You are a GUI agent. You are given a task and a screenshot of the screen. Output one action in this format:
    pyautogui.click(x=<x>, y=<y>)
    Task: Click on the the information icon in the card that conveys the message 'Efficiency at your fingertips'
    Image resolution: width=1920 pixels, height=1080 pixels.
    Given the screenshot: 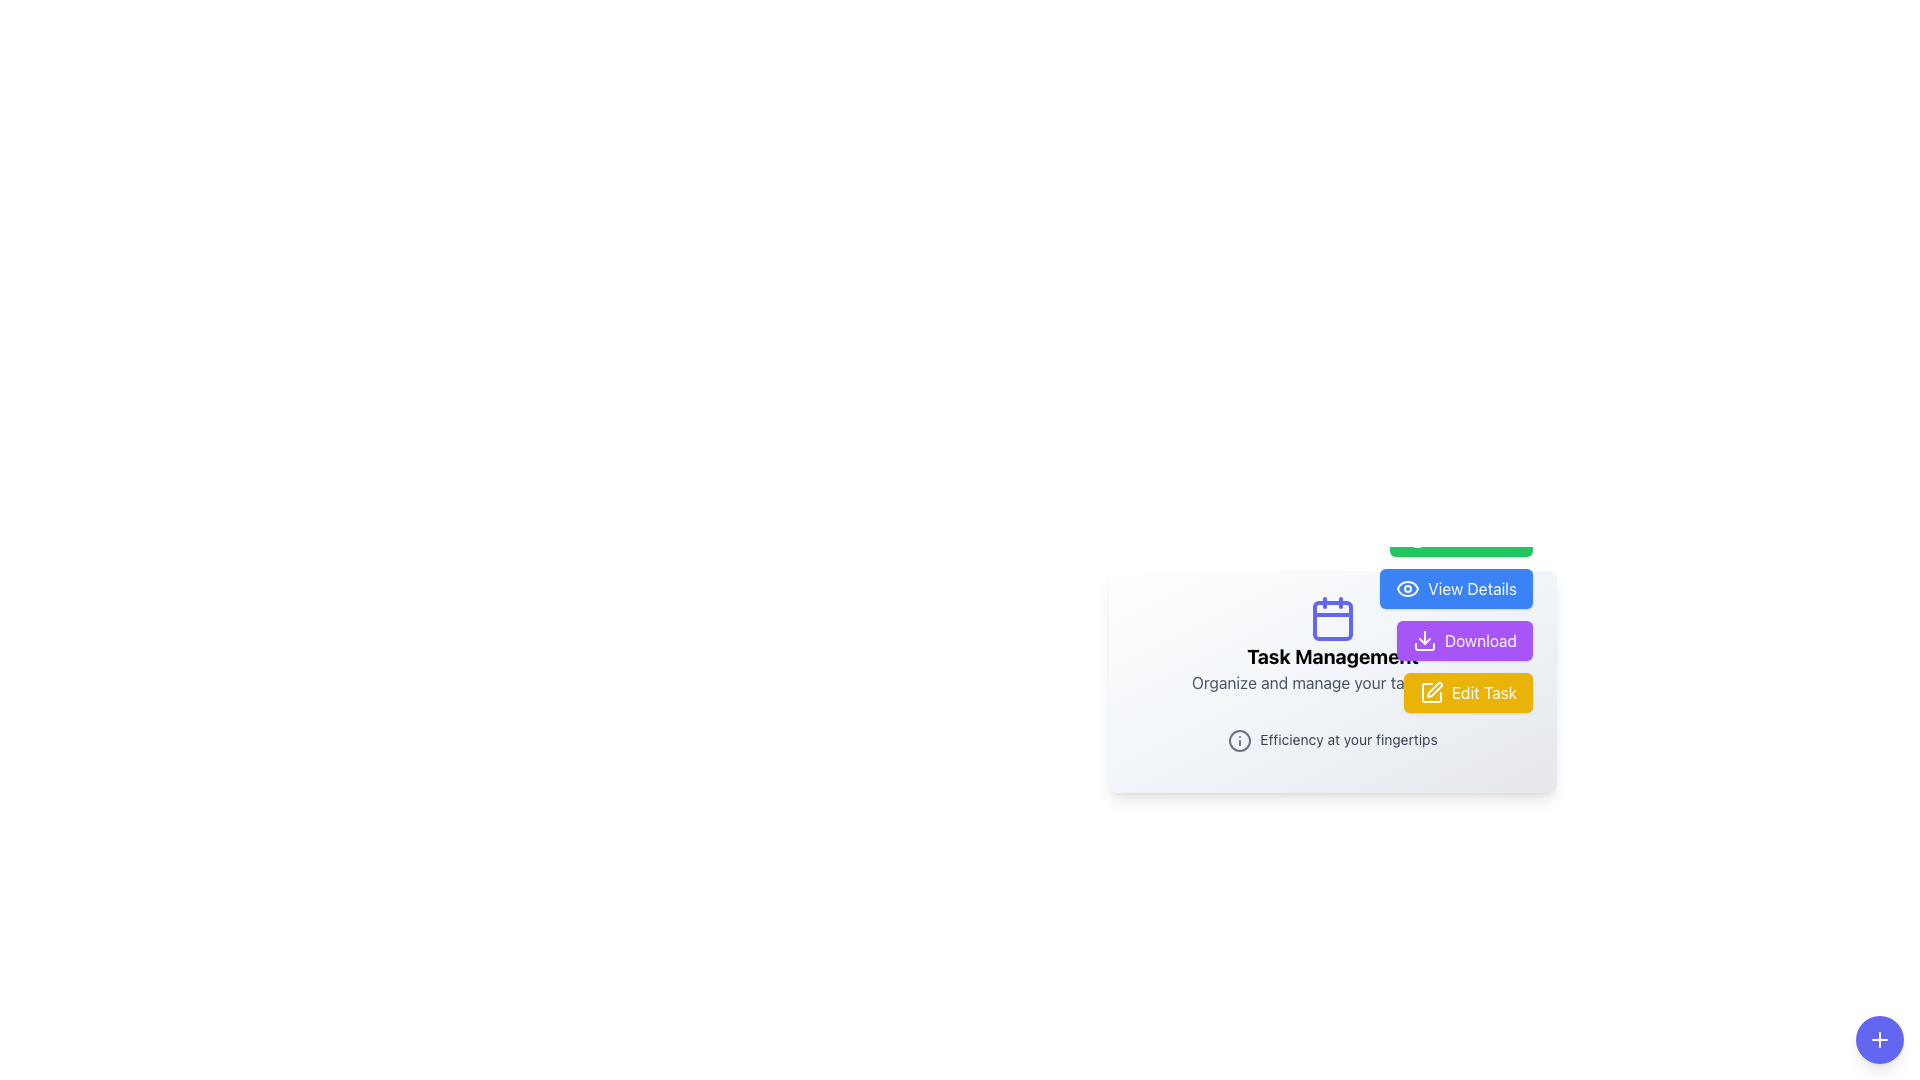 What is the action you would take?
    pyautogui.click(x=1333, y=739)
    